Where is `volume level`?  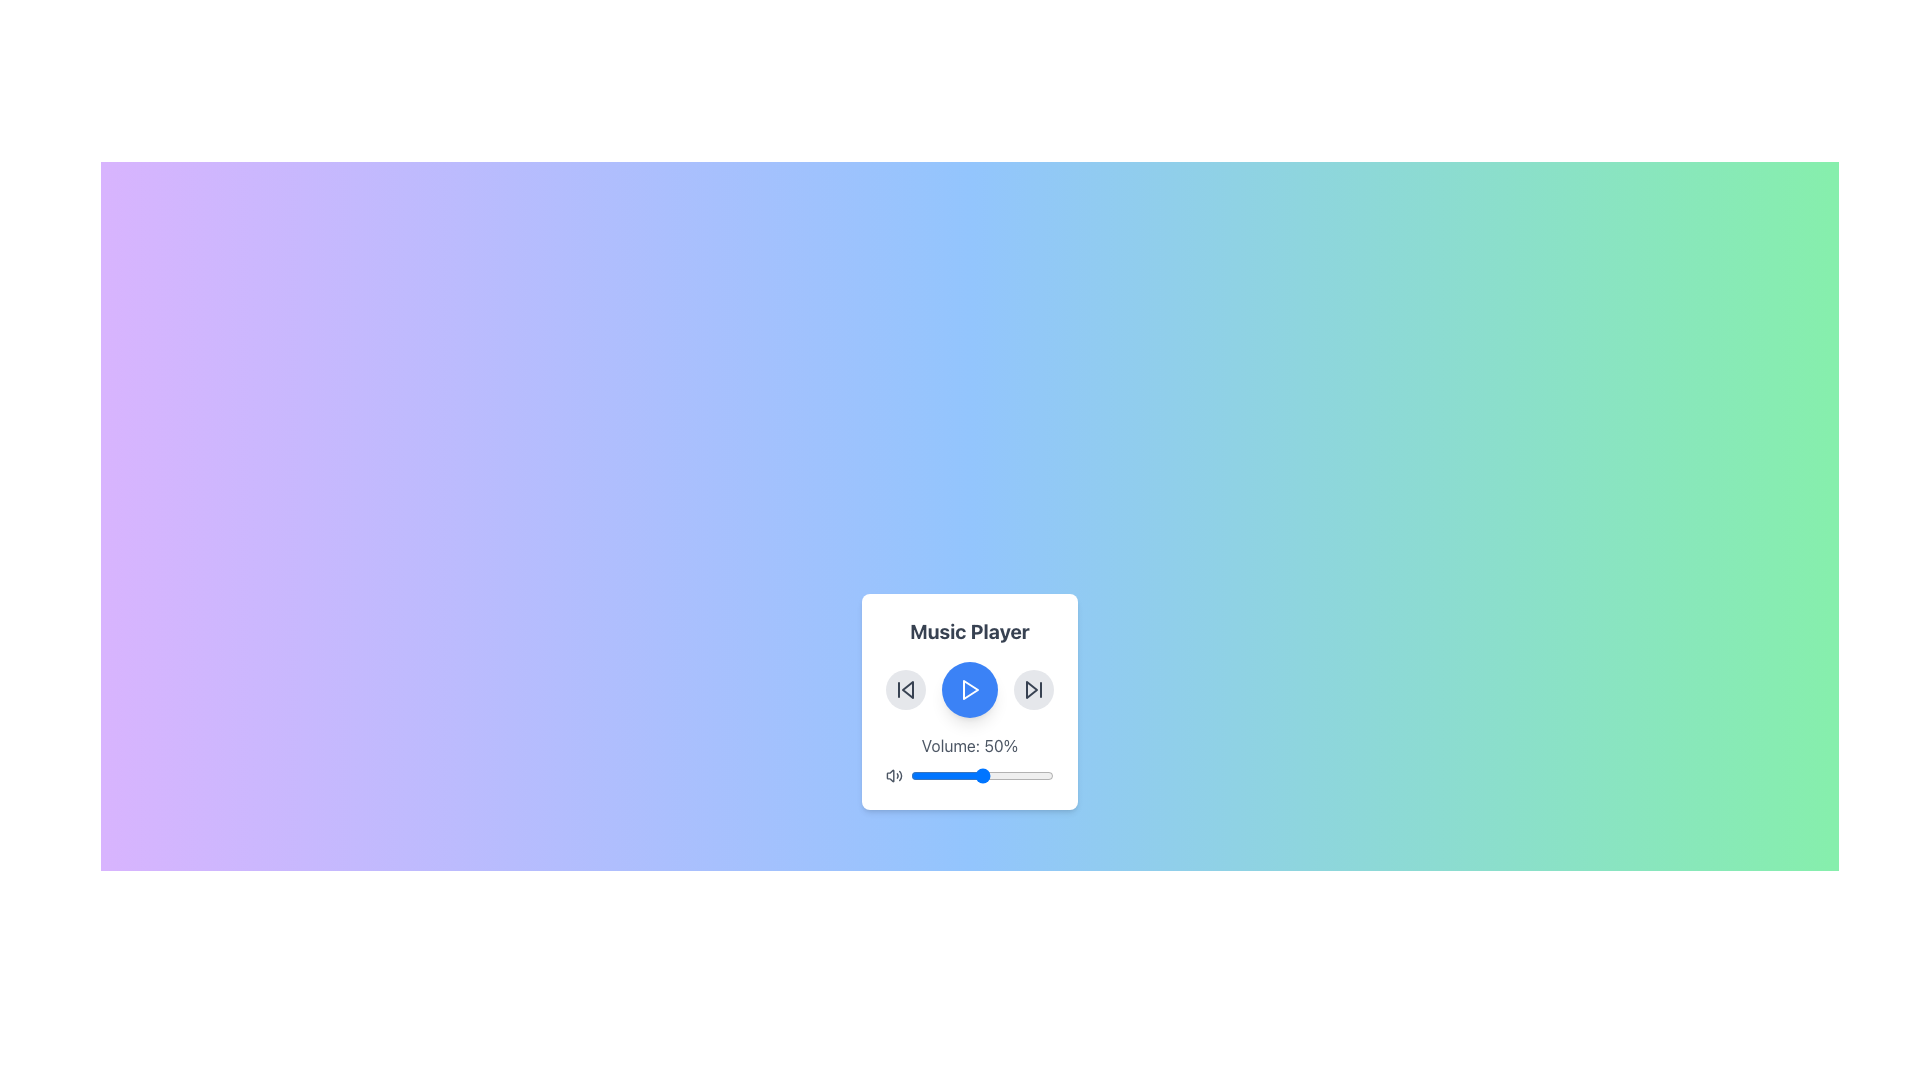 volume level is located at coordinates (991, 774).